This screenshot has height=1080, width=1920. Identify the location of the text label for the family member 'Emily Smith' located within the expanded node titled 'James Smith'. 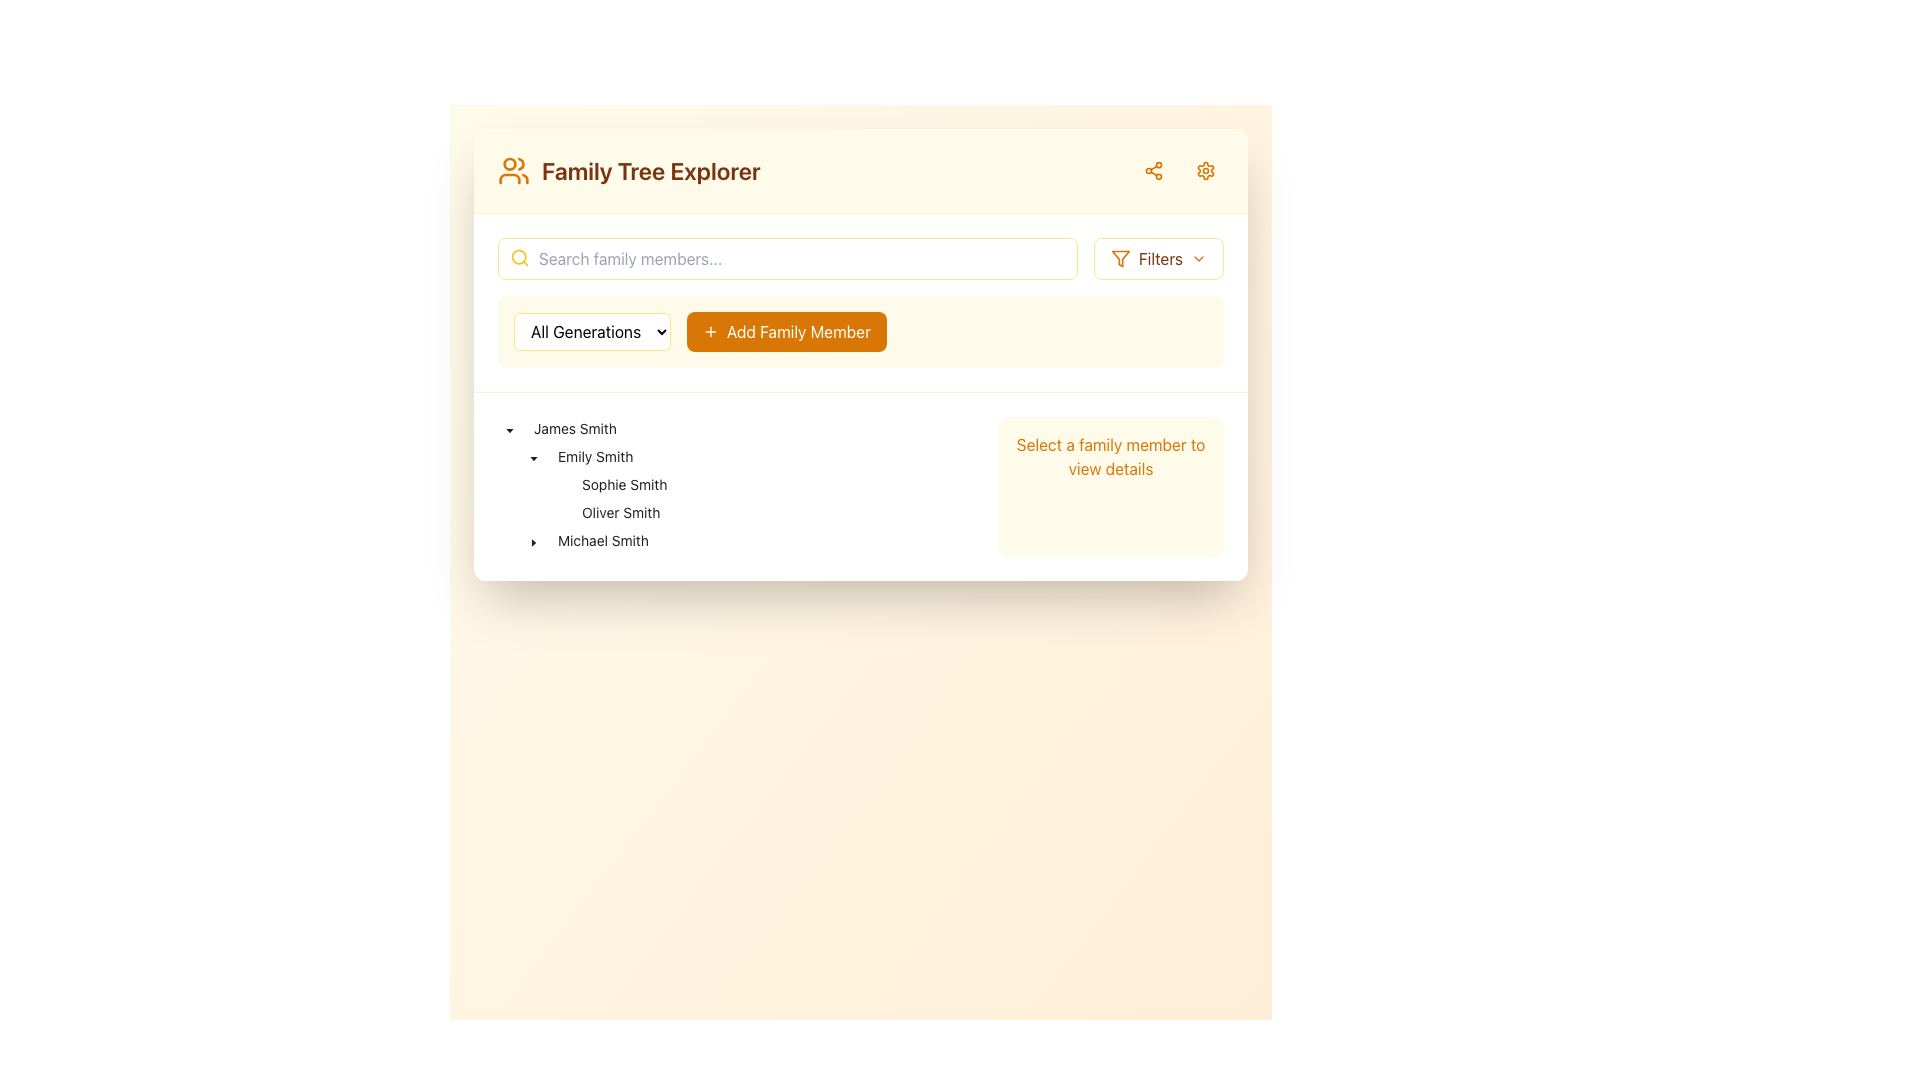
(594, 456).